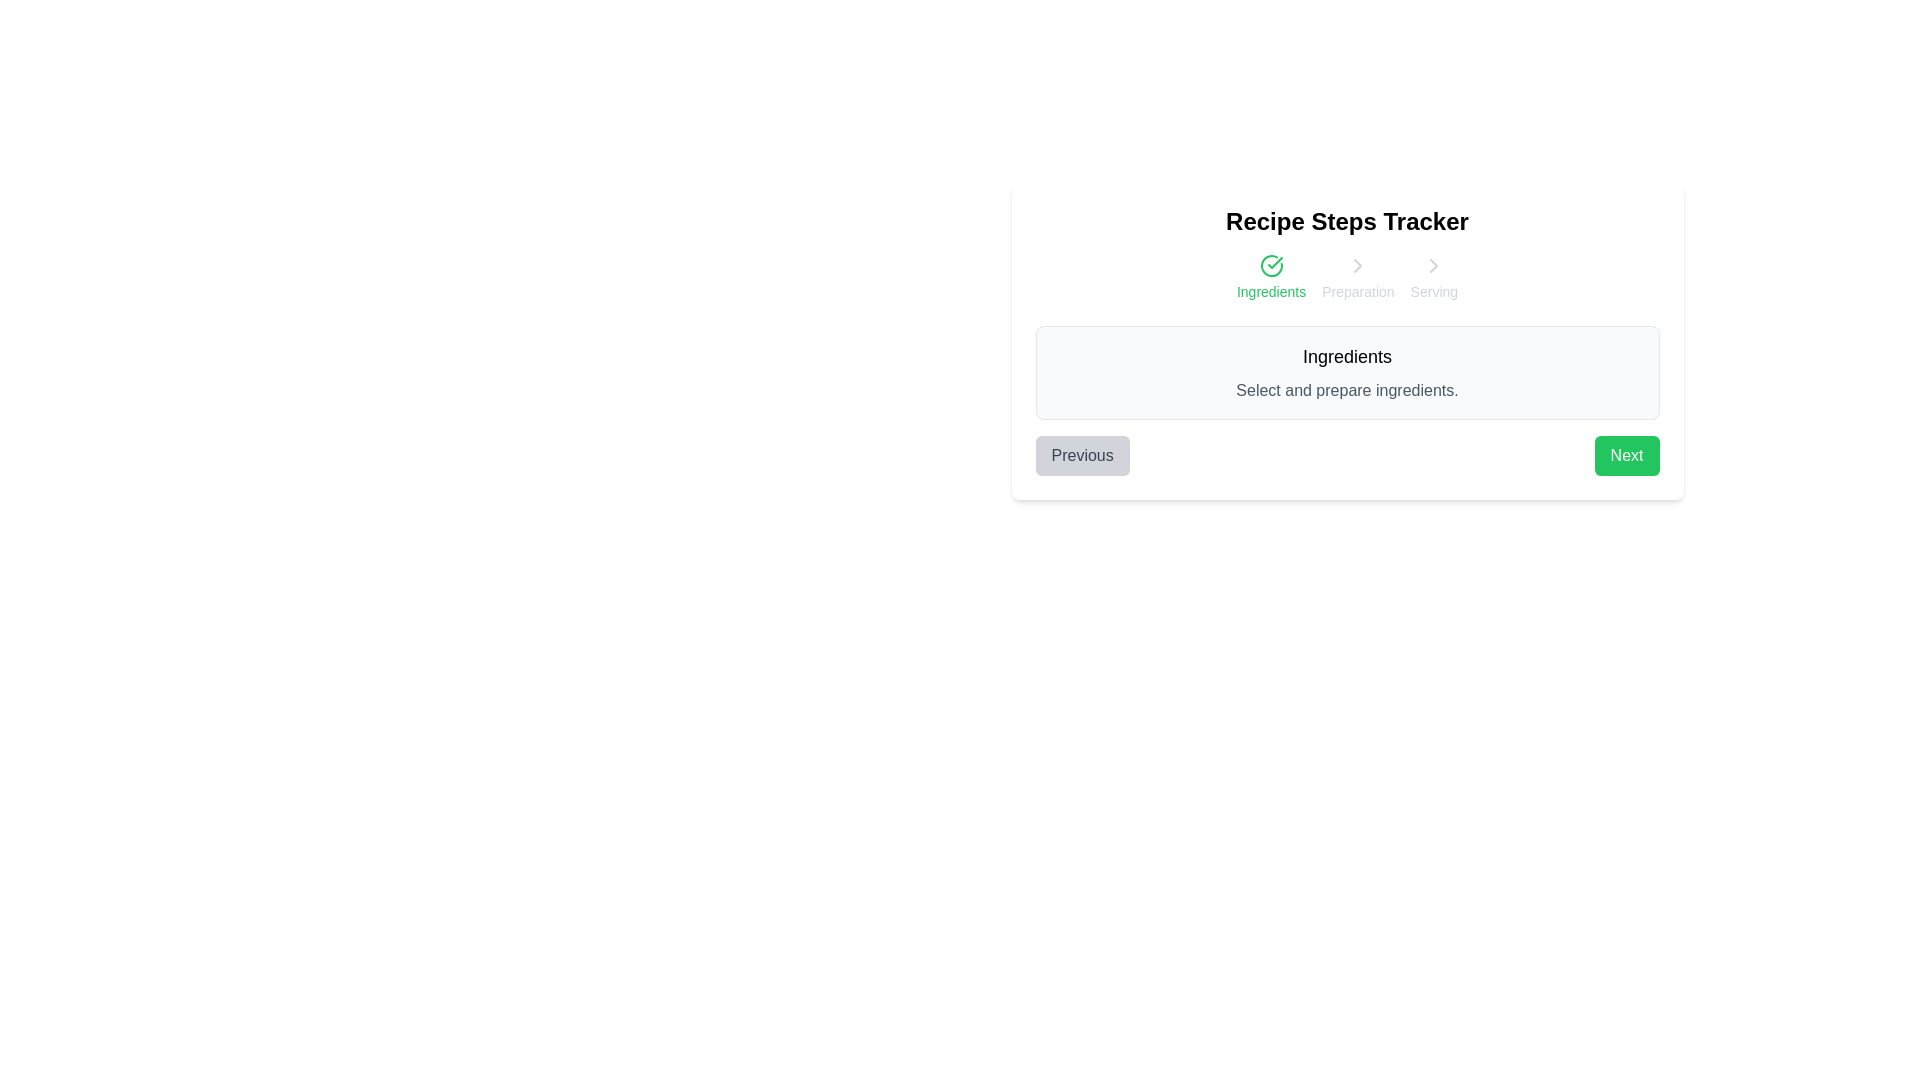 The height and width of the screenshot is (1080, 1920). Describe the element at coordinates (1270, 265) in the screenshot. I see `the circular checkmark icon with a green stroke above the text 'Ingredients'` at that location.